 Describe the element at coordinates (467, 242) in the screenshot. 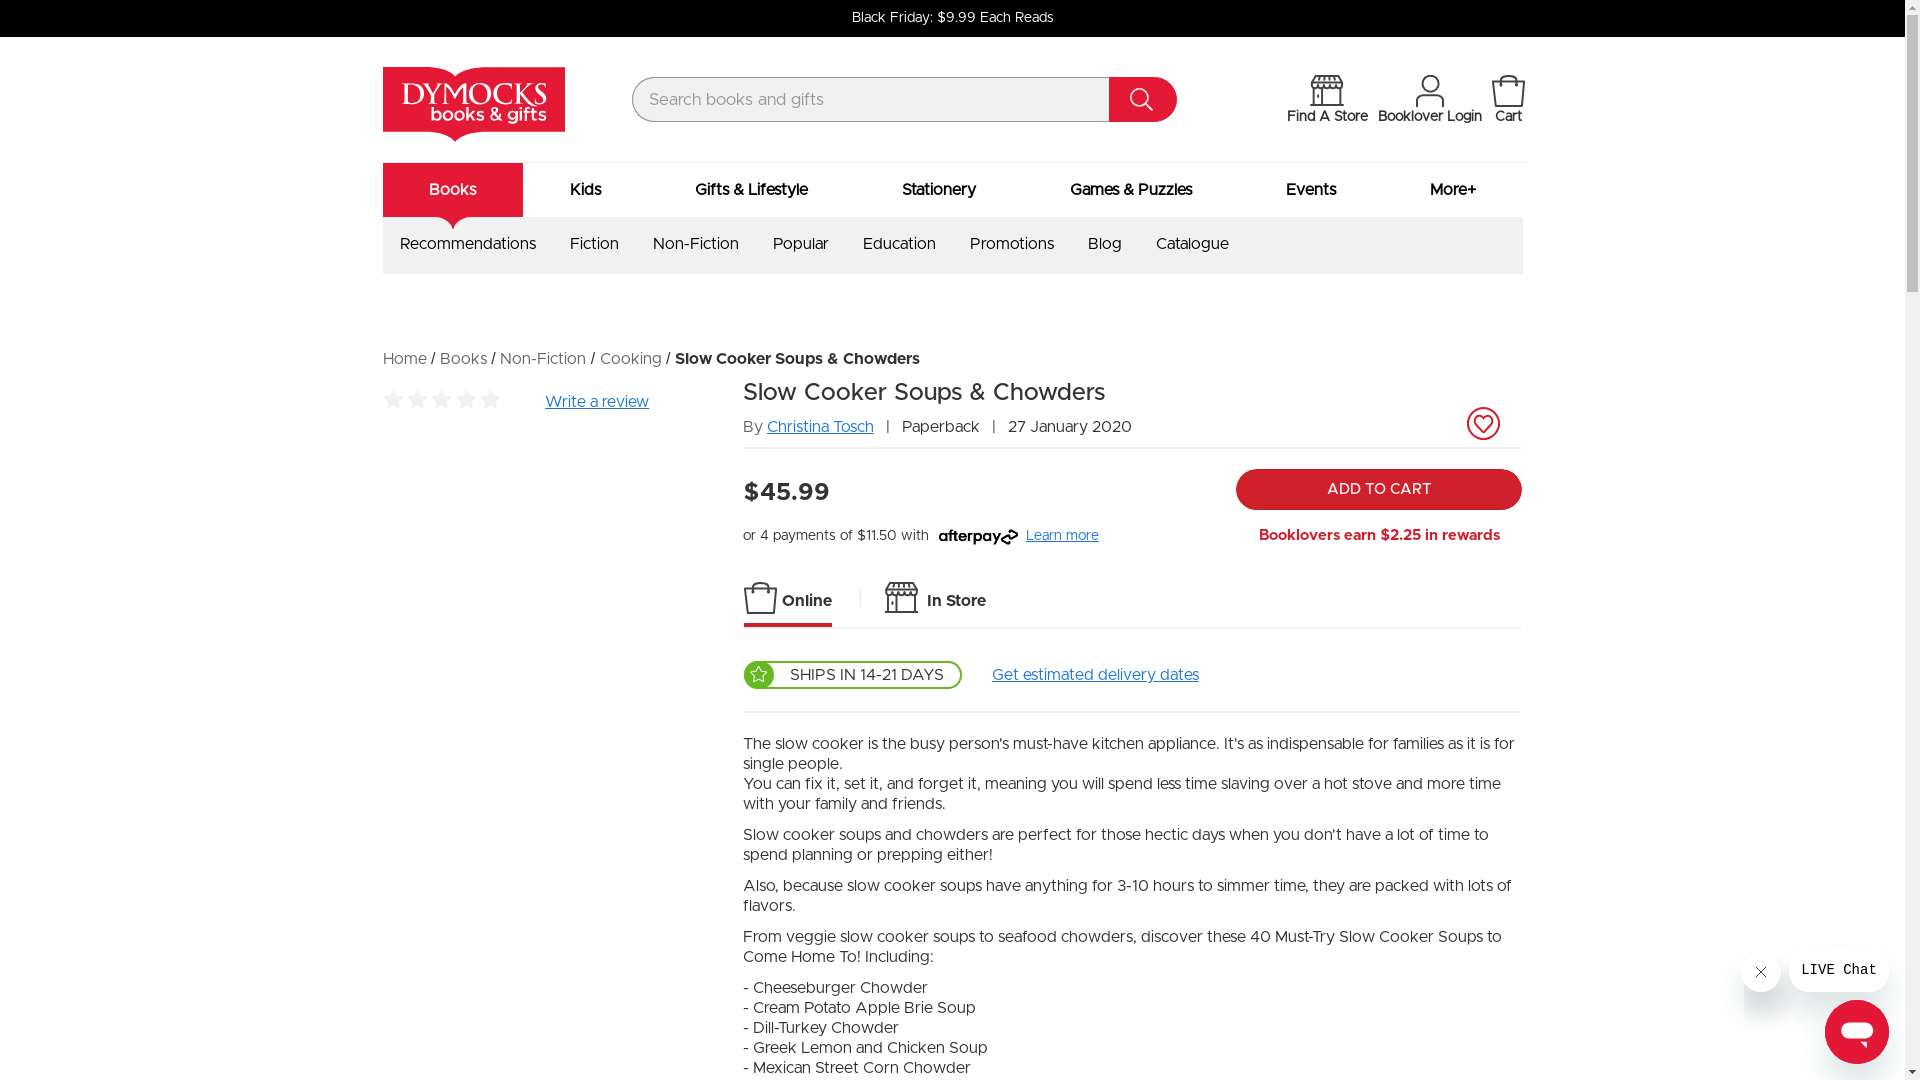

I see `'Recommendations'` at that location.